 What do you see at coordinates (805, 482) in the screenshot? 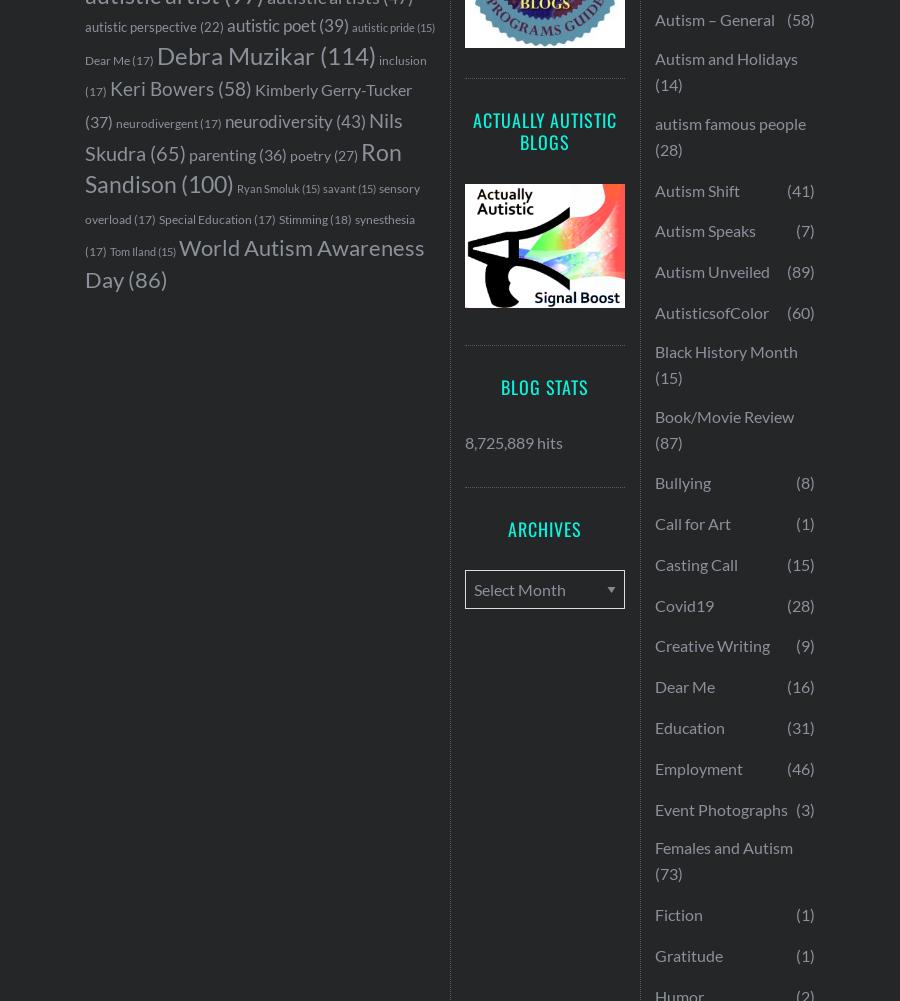
I see `'(8)'` at bounding box center [805, 482].